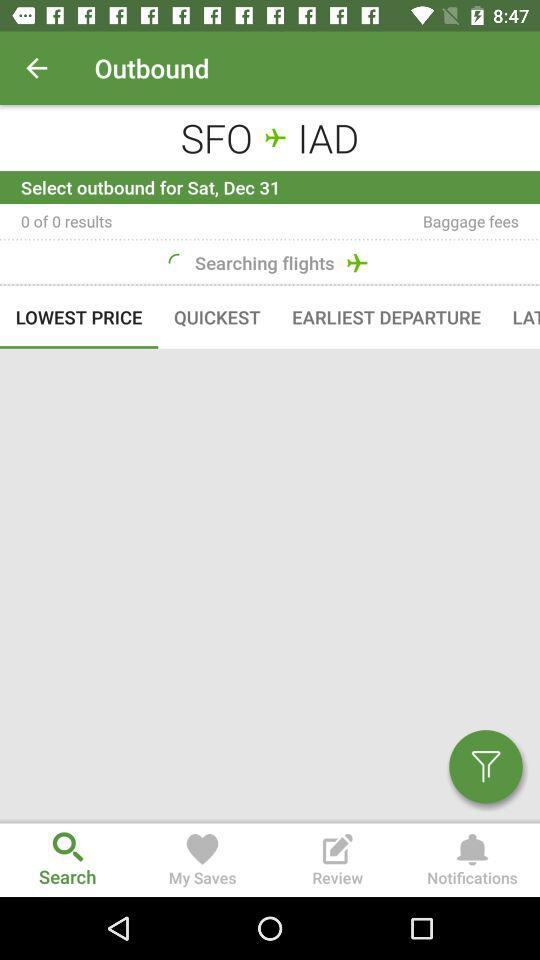 The height and width of the screenshot is (960, 540). What do you see at coordinates (337, 859) in the screenshot?
I see `the review option` at bounding box center [337, 859].